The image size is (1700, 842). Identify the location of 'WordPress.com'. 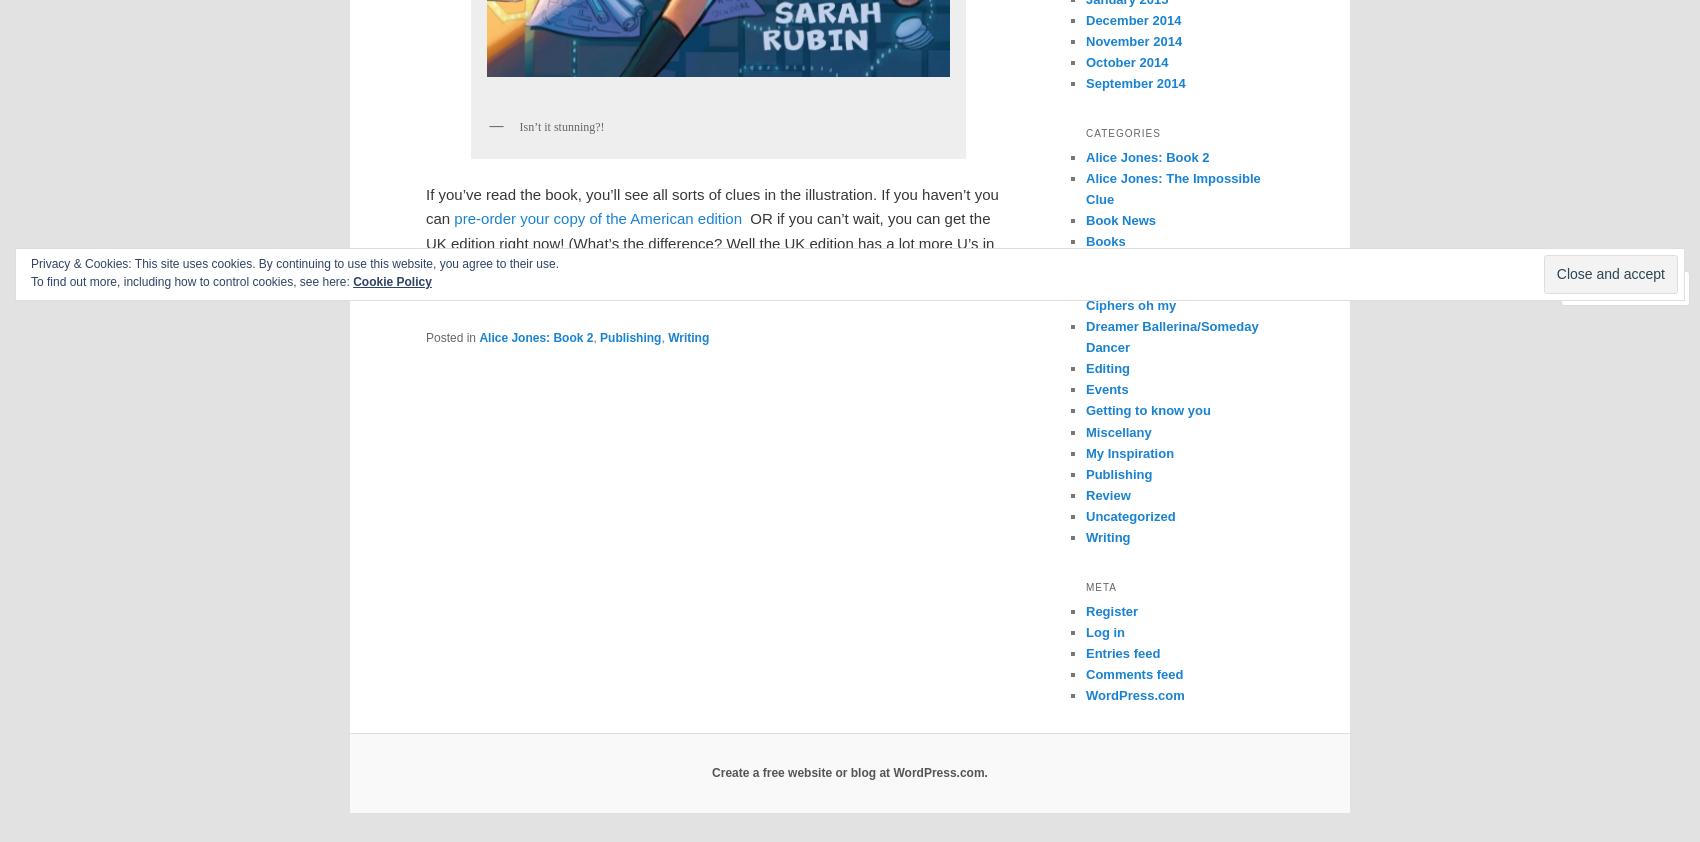
(1085, 695).